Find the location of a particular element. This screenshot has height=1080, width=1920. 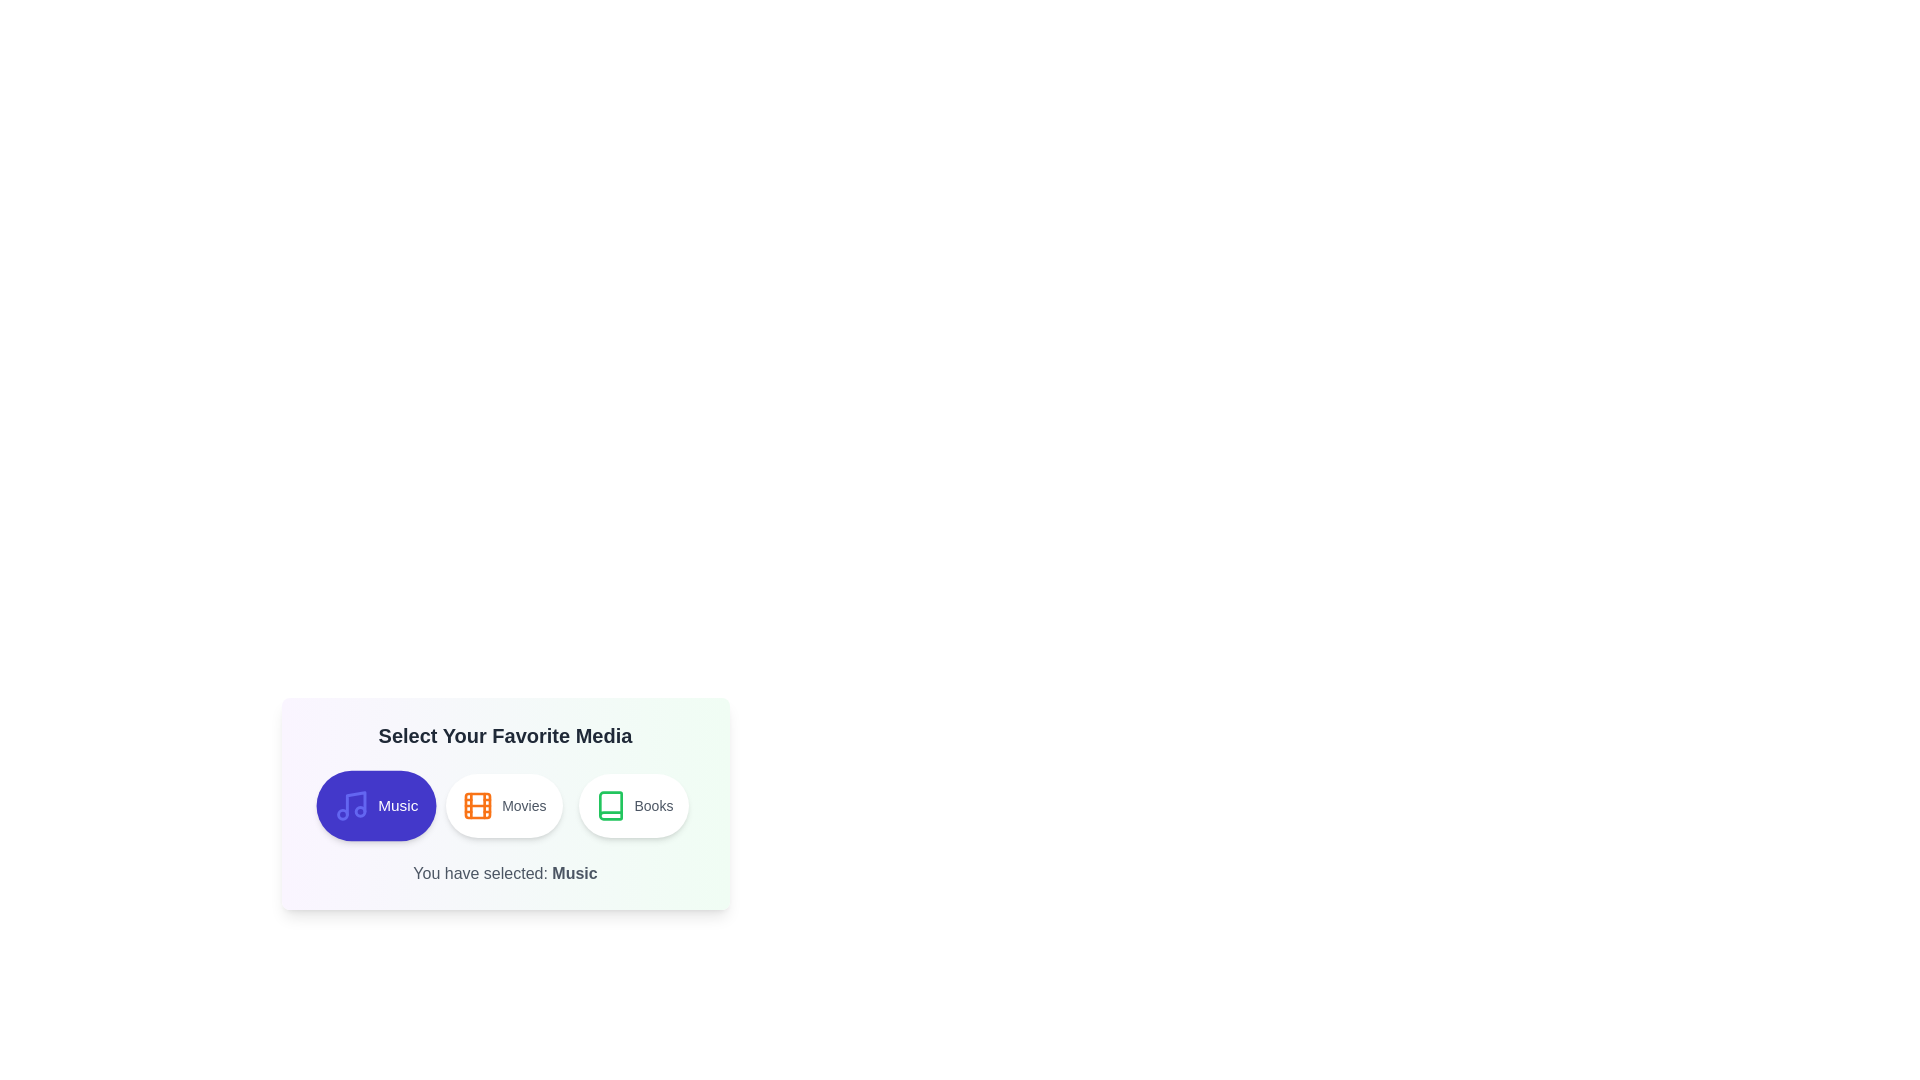

the button corresponding to the media type Music to select it is located at coordinates (375, 805).